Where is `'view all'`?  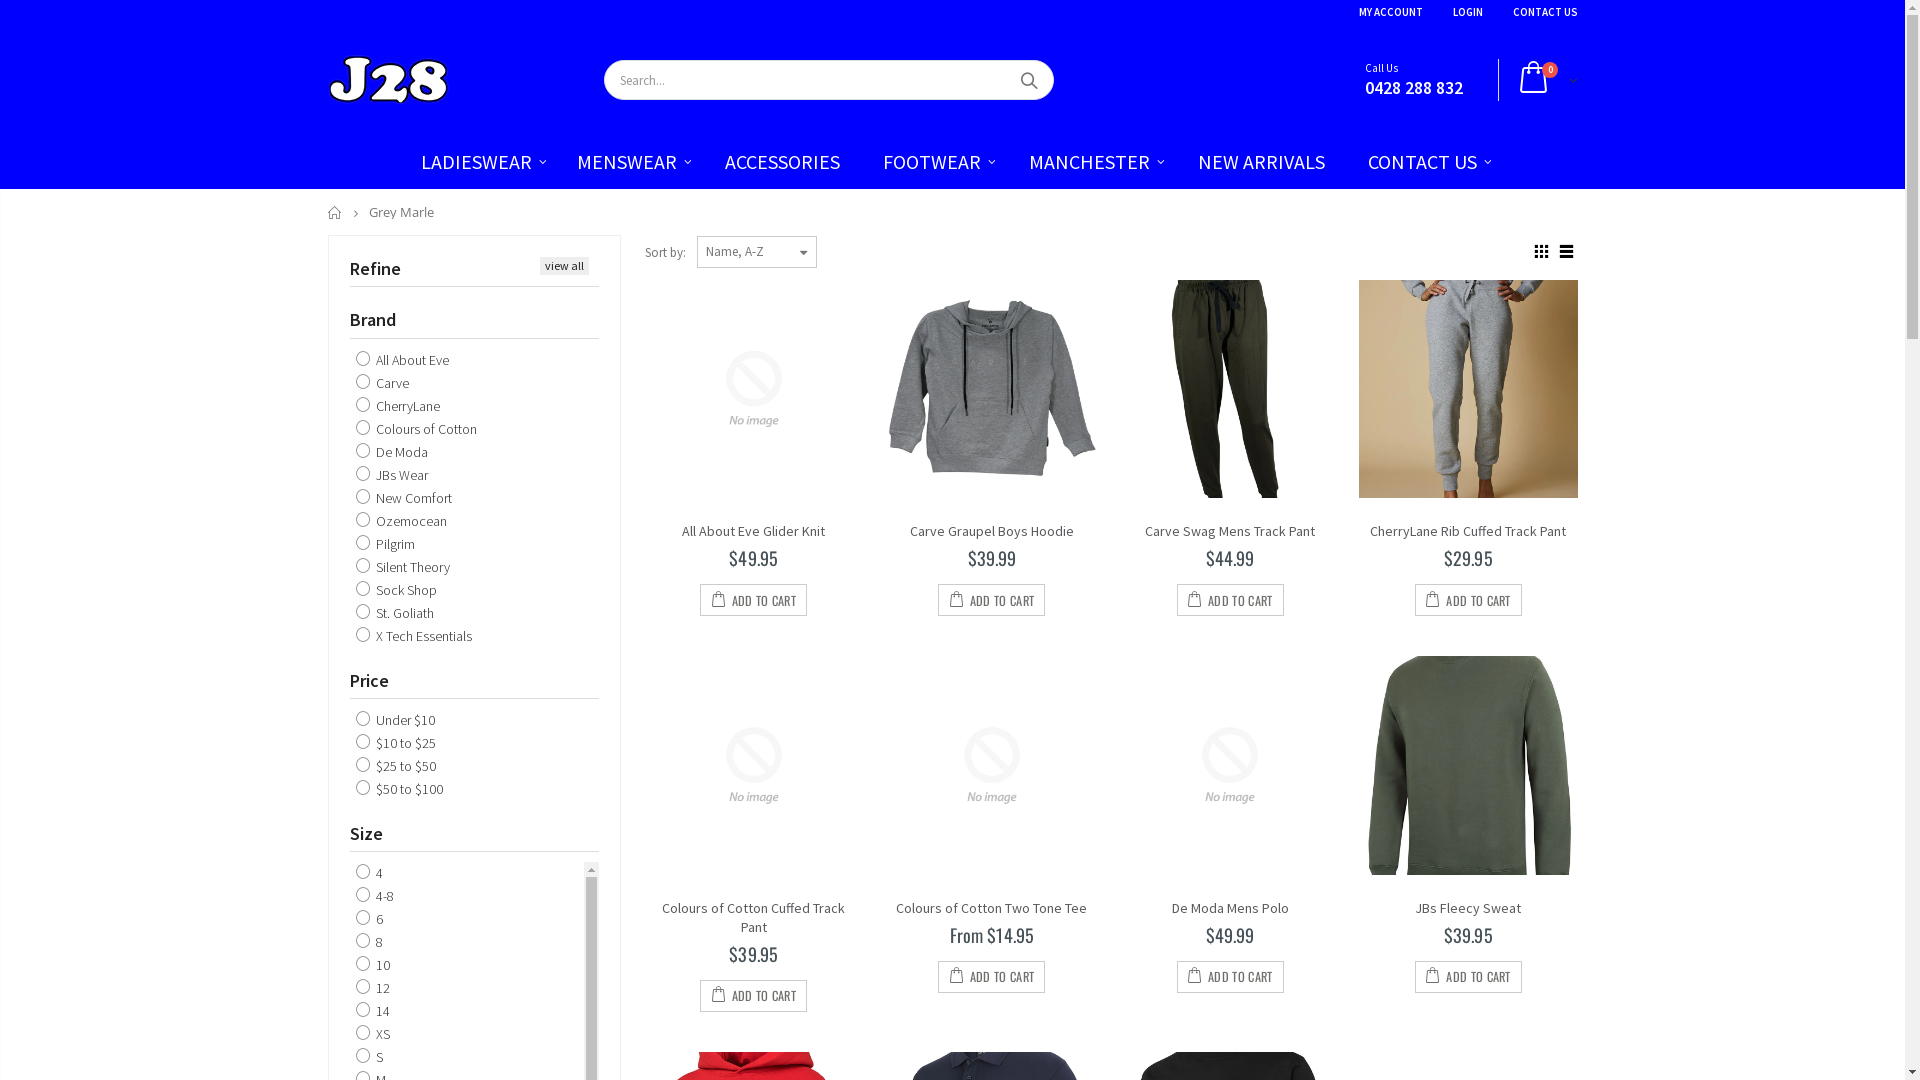
'view all' is located at coordinates (563, 265).